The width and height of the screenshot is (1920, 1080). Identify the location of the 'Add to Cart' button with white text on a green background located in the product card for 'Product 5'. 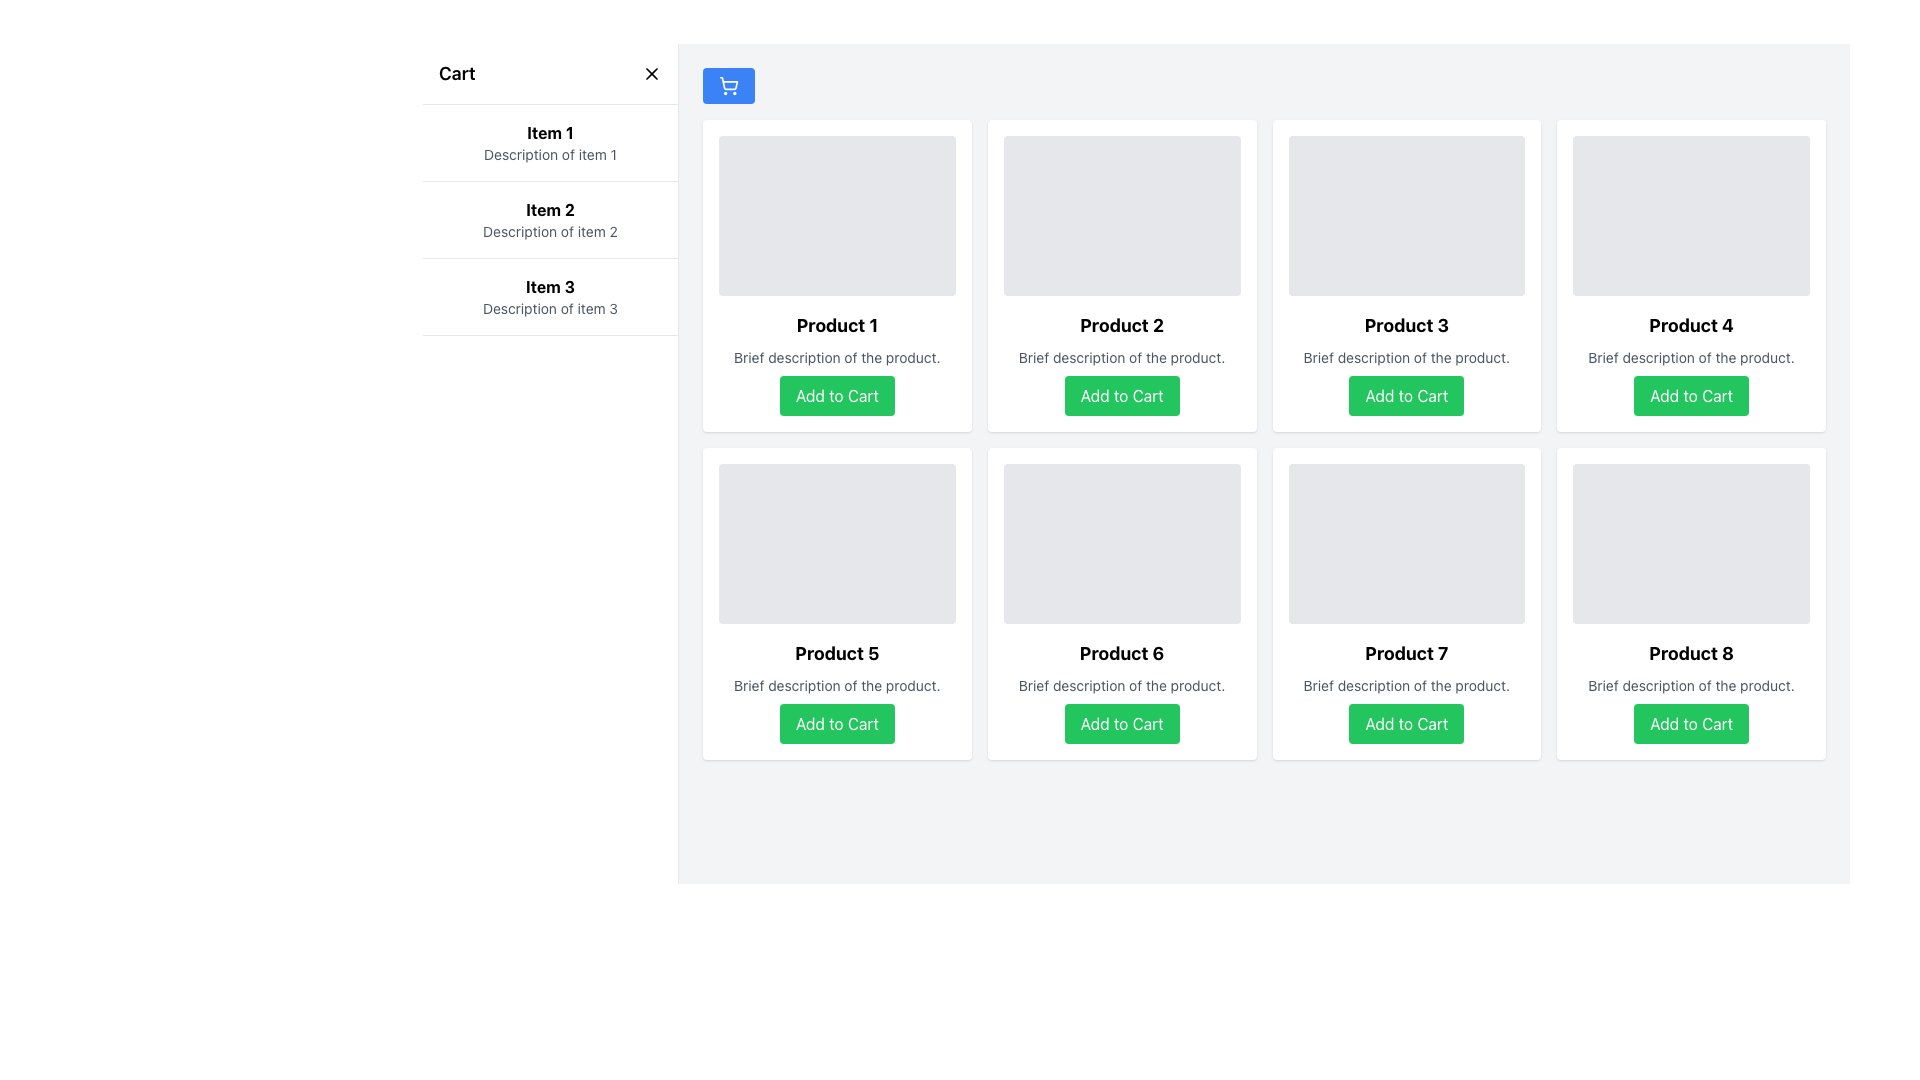
(837, 724).